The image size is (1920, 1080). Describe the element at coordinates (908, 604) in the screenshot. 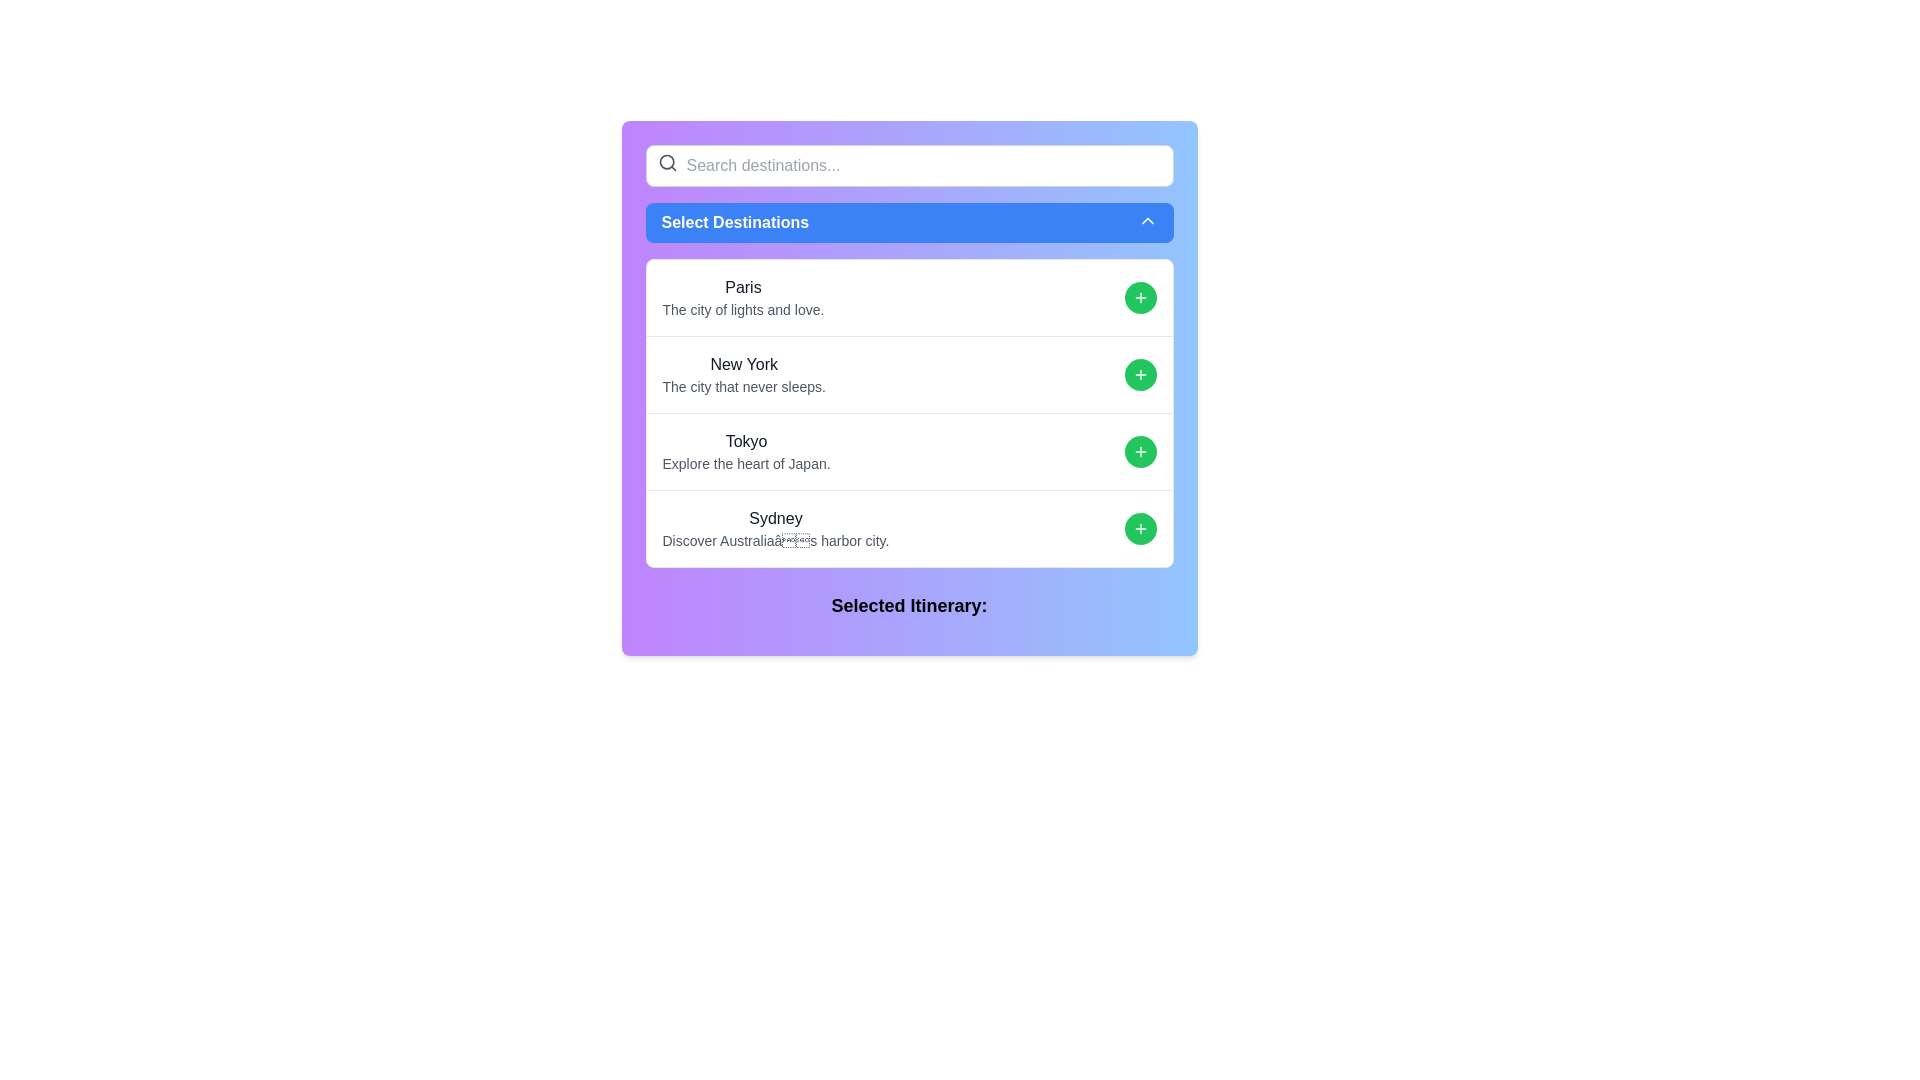

I see `the label displaying 'Selected Itinerary:', which is styled with a large, bold font and positioned at the bottom of the interface, below the list of selectable options` at that location.